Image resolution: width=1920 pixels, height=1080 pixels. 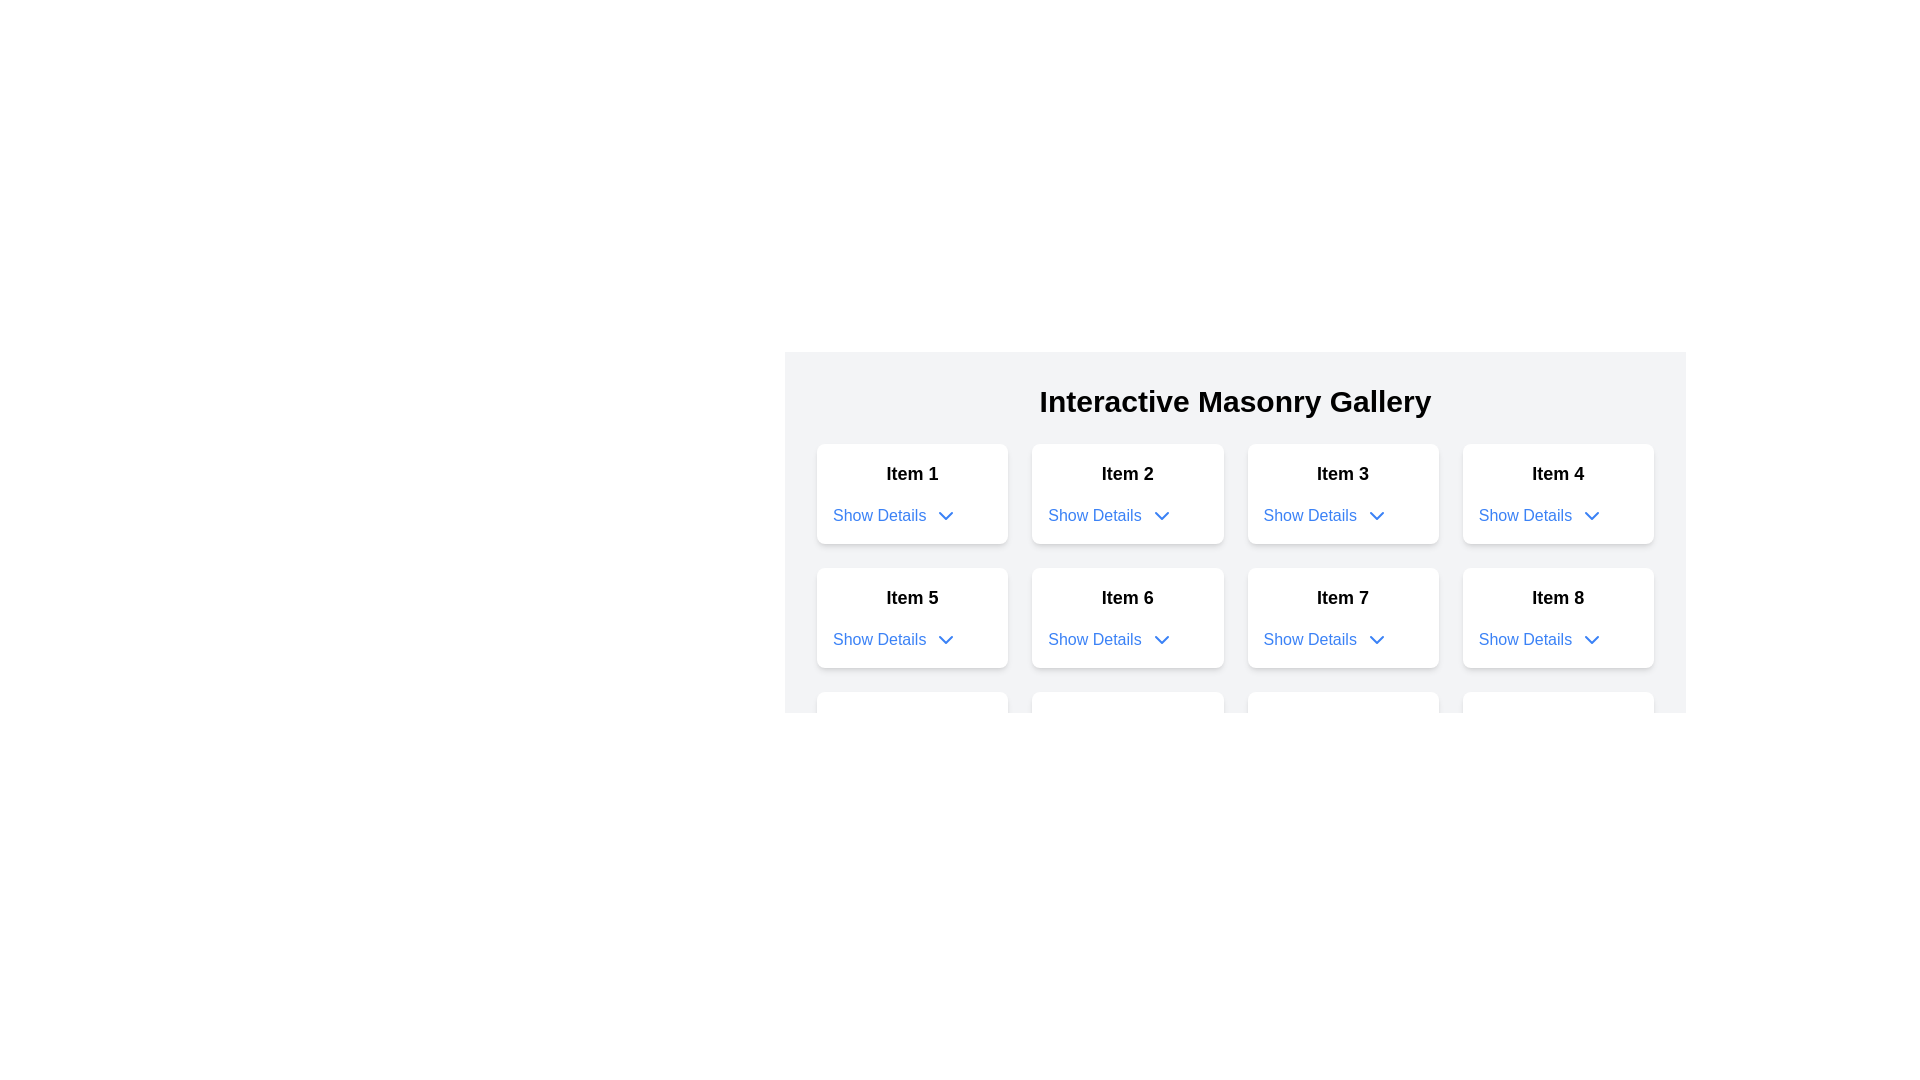 I want to click on the hyperlink text located below 'Item 2', so click(x=1093, y=515).